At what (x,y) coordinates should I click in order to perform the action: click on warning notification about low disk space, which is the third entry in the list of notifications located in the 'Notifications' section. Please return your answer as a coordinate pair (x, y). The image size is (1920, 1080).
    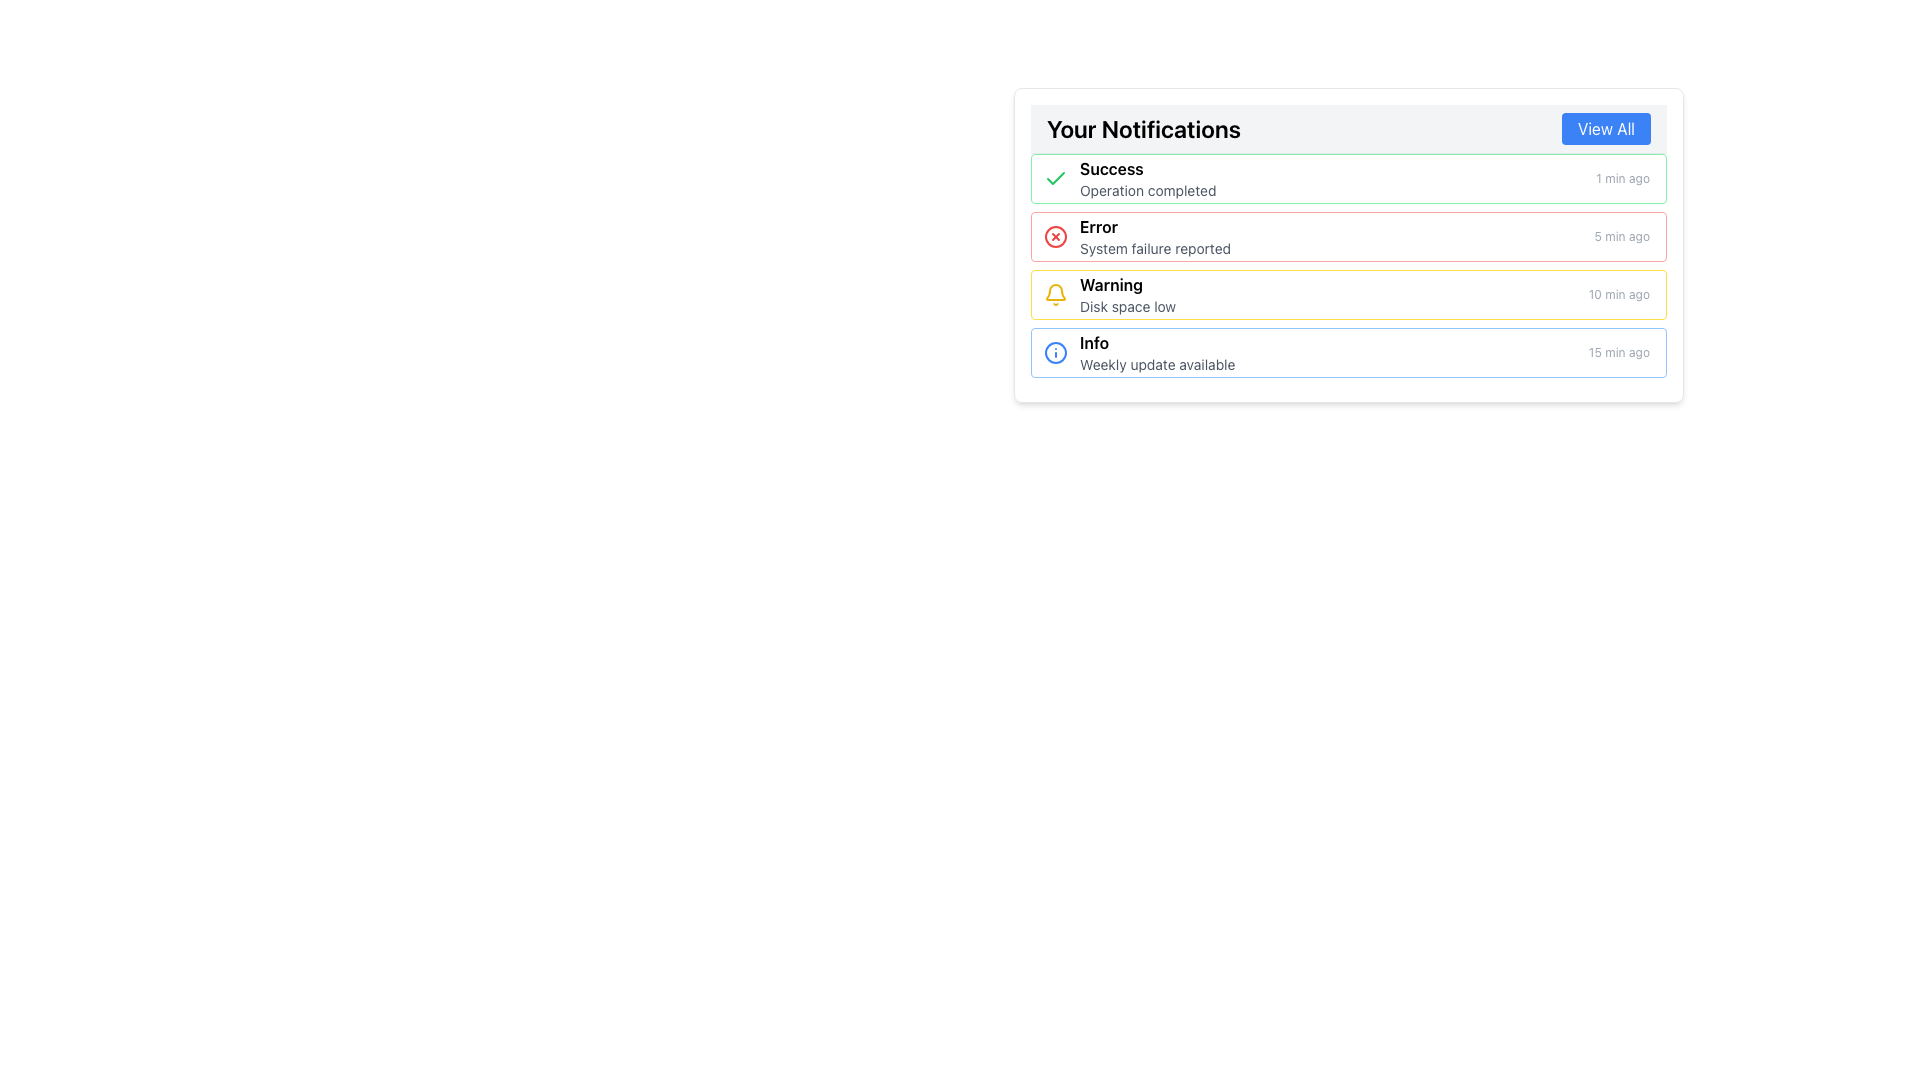
    Looking at the image, I should click on (1348, 294).